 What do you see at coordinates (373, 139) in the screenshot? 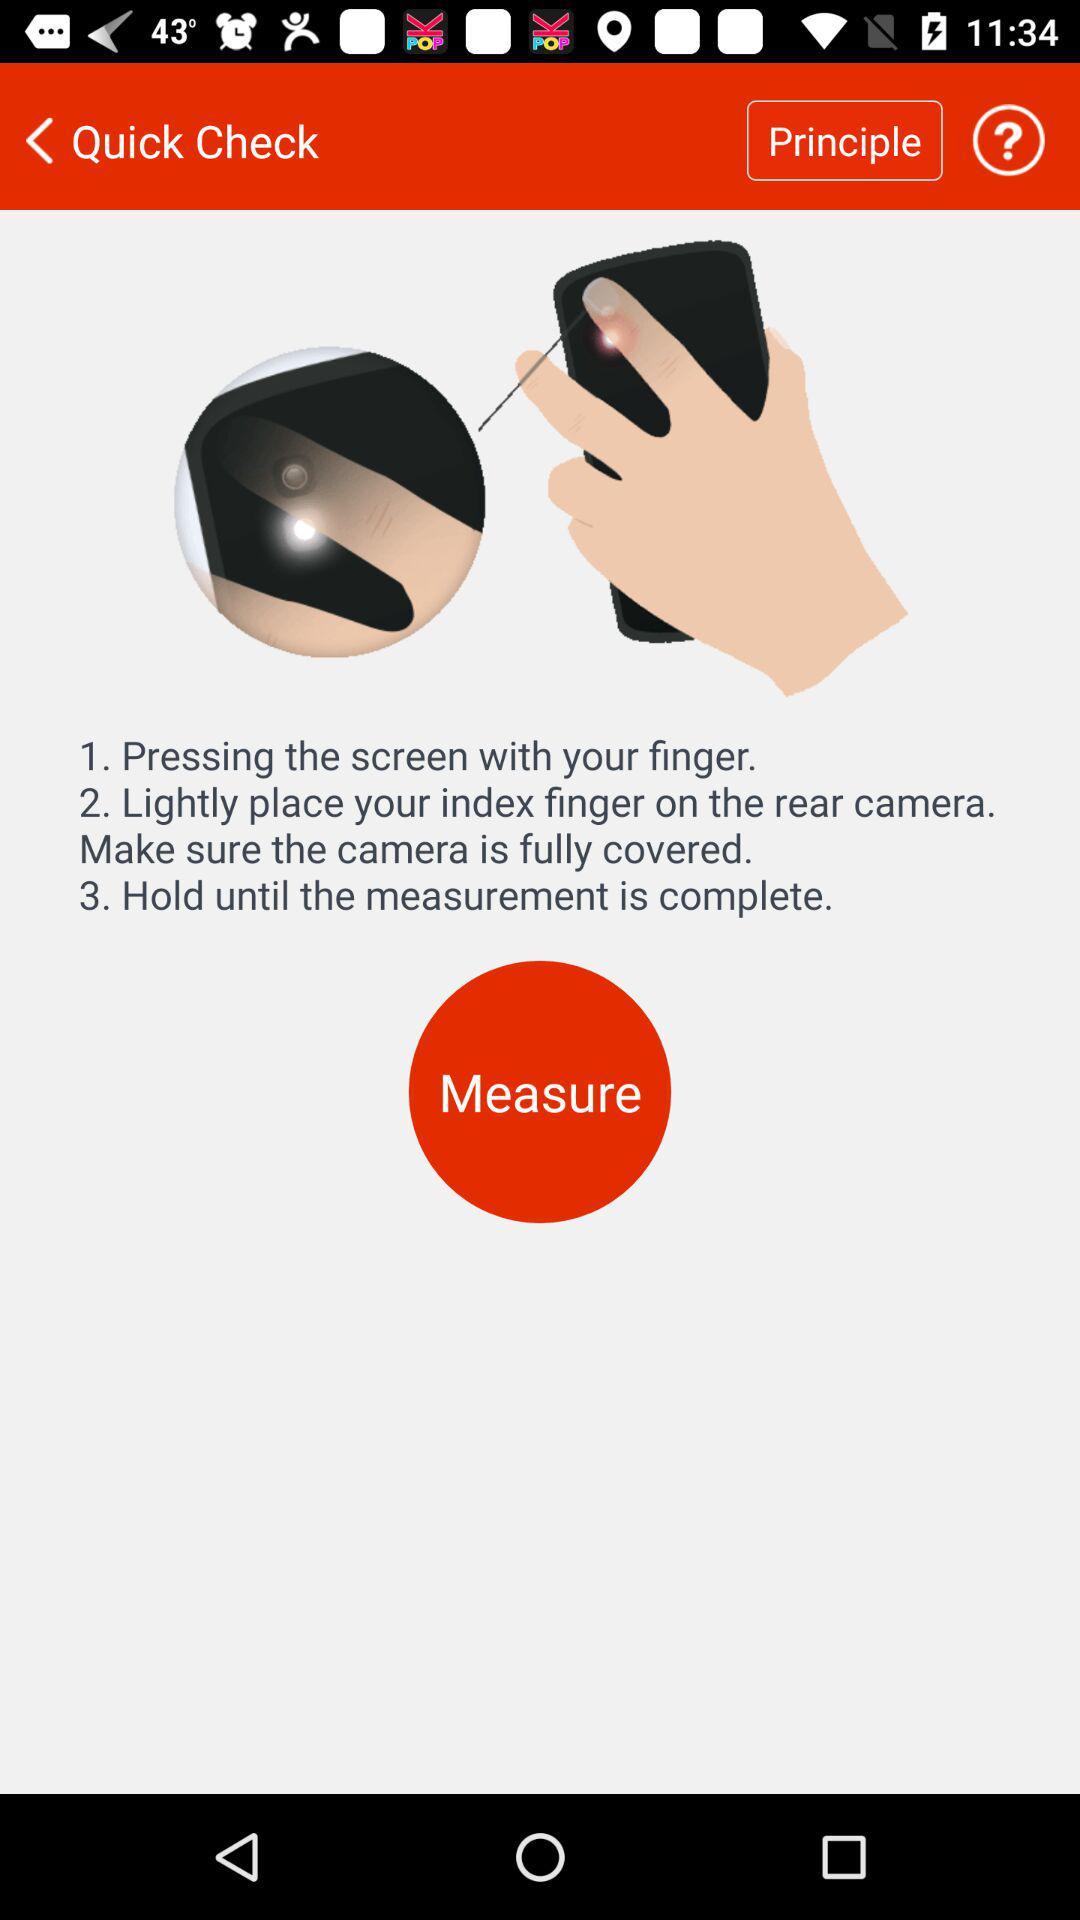
I see `the icon next to principle icon` at bounding box center [373, 139].